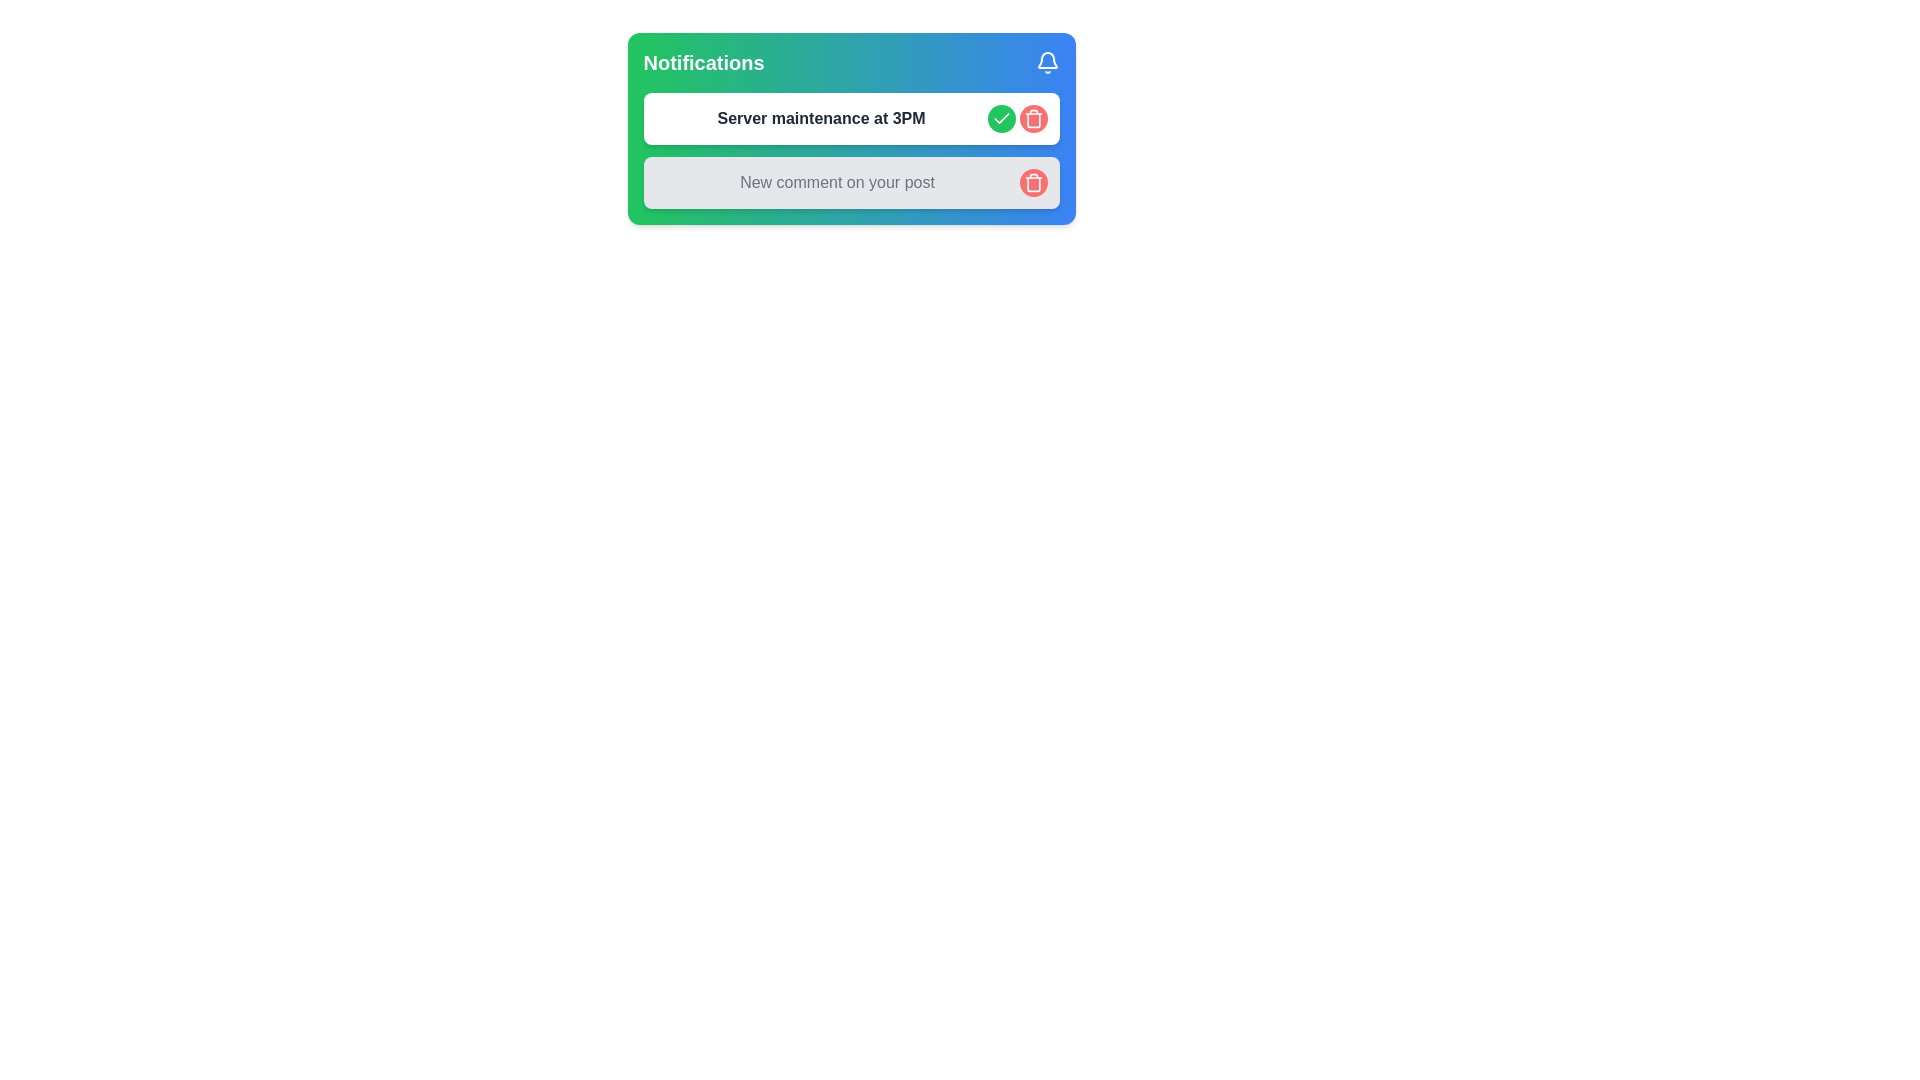  Describe the element at coordinates (837, 182) in the screenshot. I see `the text label that provides information about a new comment on the user's post, located in the center-left of the second notification card` at that location.